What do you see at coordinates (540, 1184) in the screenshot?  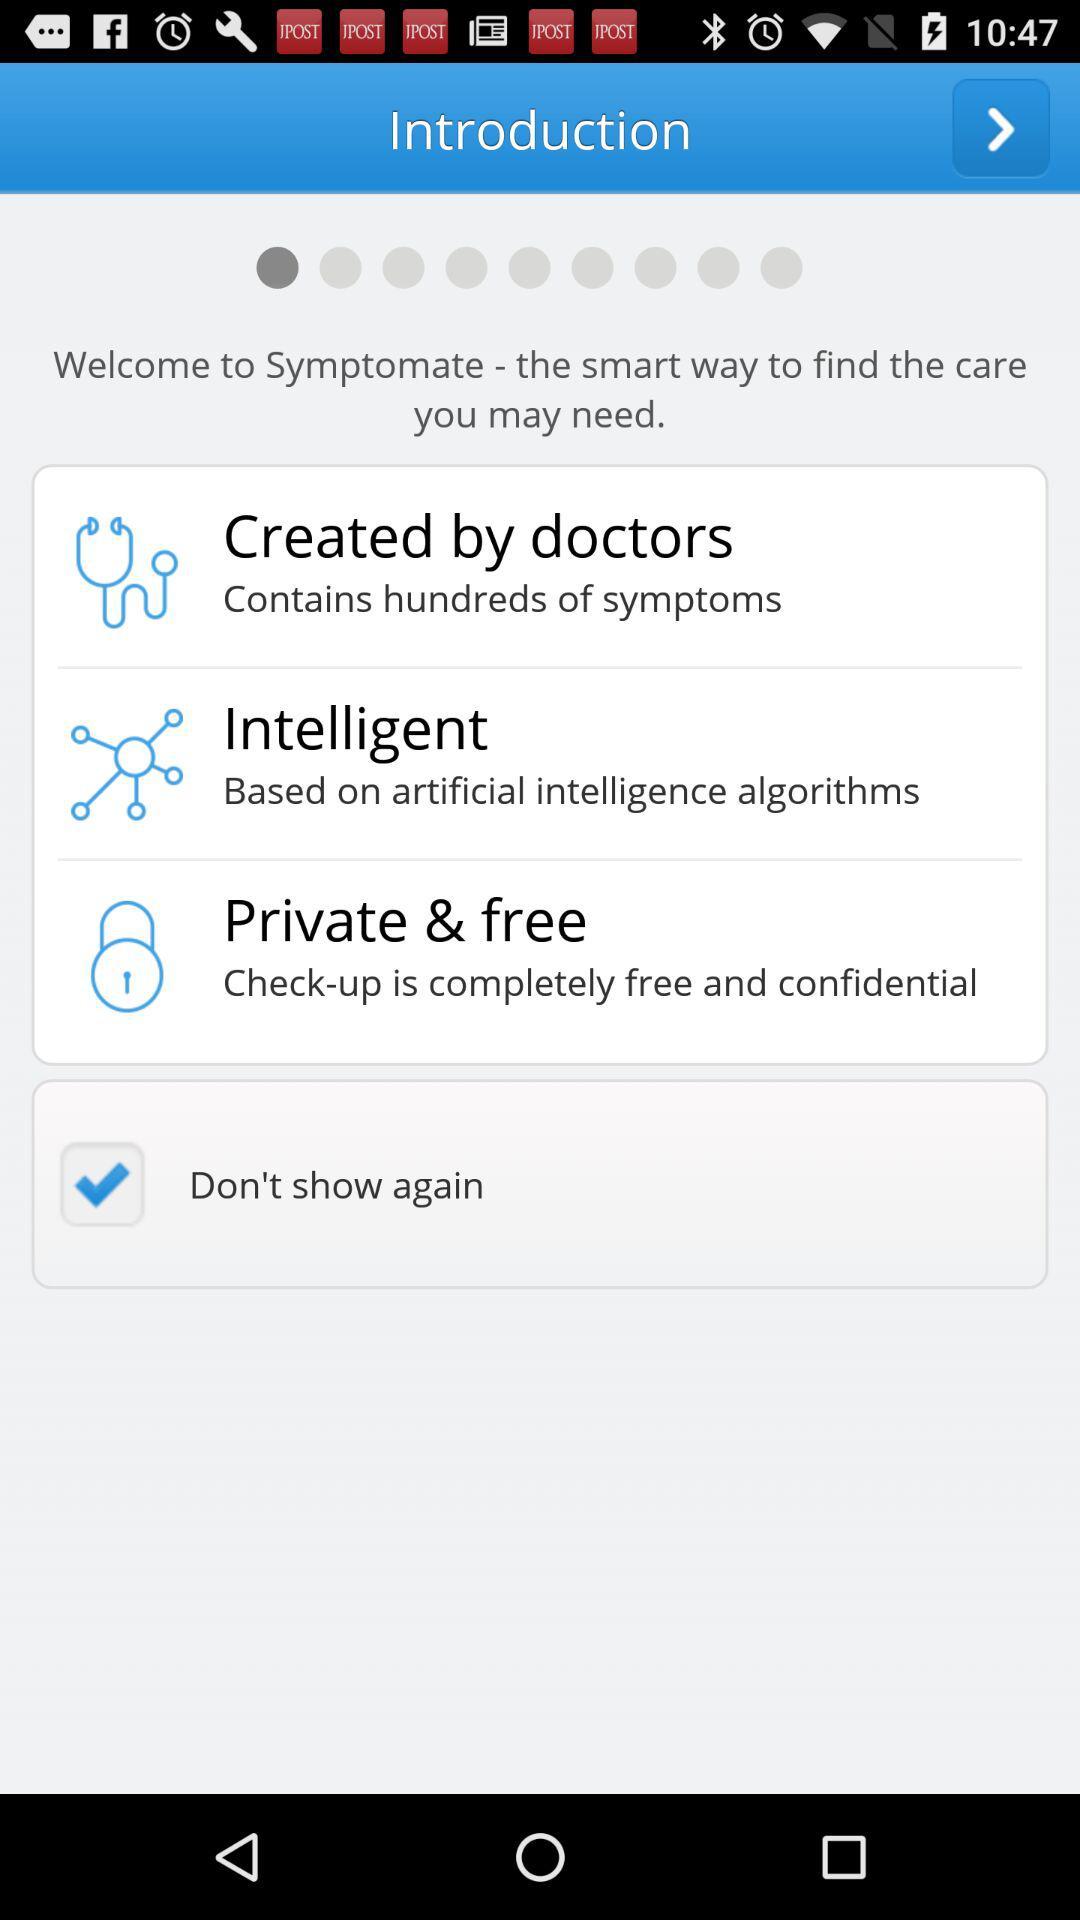 I see `the don t show icon` at bounding box center [540, 1184].